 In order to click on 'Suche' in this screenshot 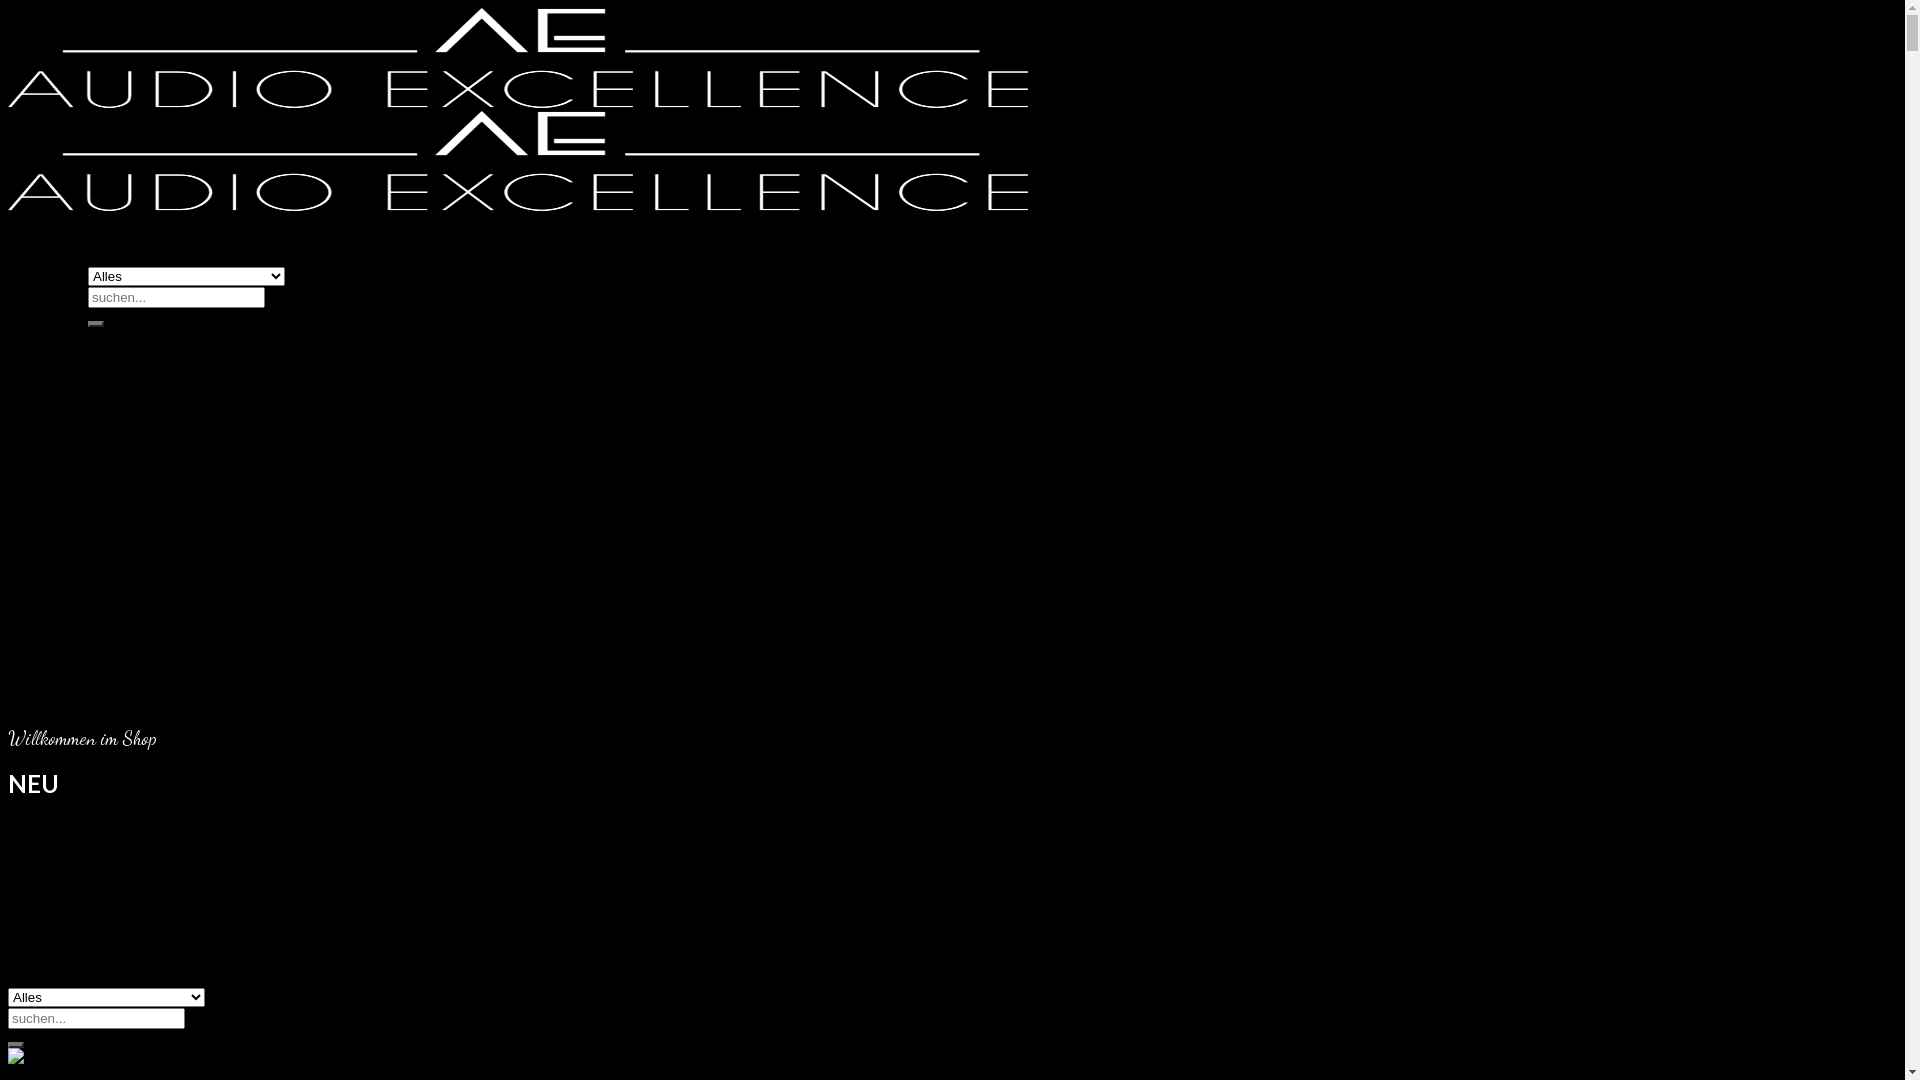, I will do `click(95, 323)`.